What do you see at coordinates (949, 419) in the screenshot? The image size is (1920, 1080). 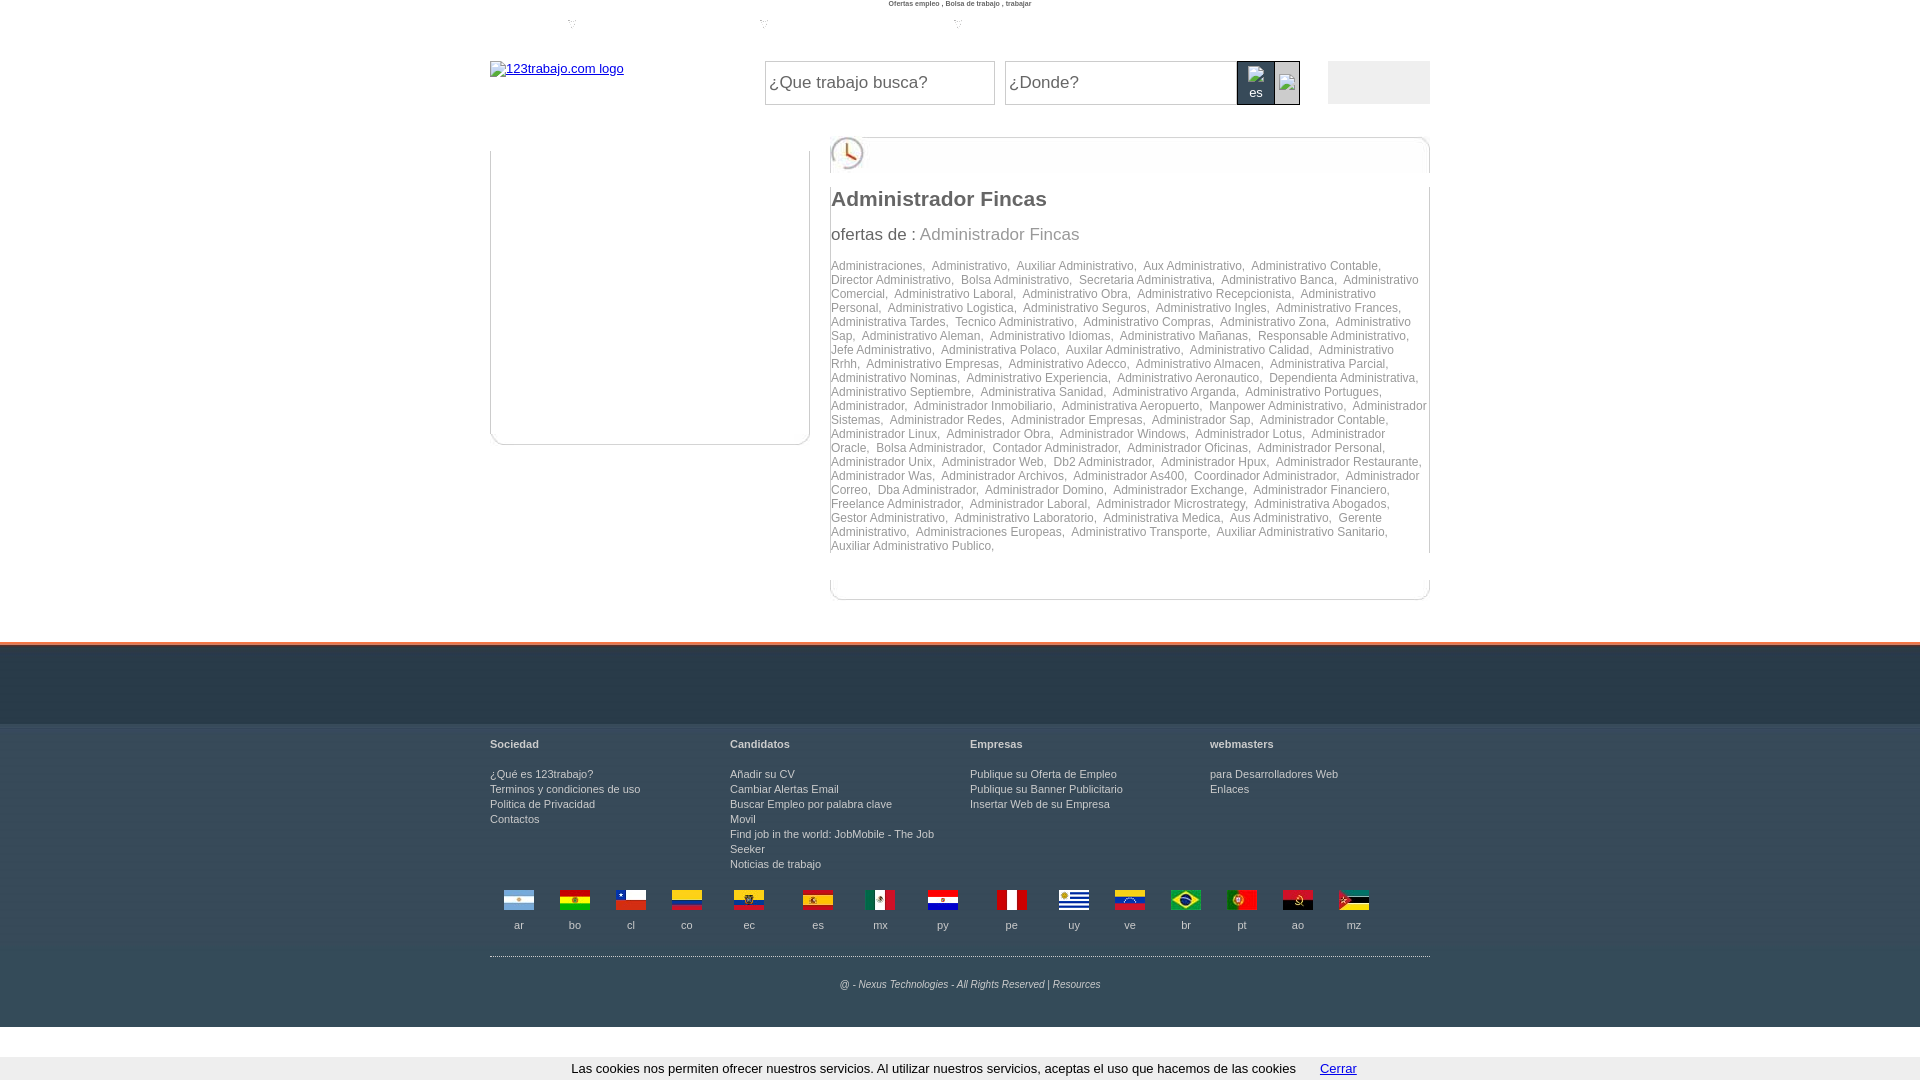 I see `'Administrador Redes, '` at bounding box center [949, 419].